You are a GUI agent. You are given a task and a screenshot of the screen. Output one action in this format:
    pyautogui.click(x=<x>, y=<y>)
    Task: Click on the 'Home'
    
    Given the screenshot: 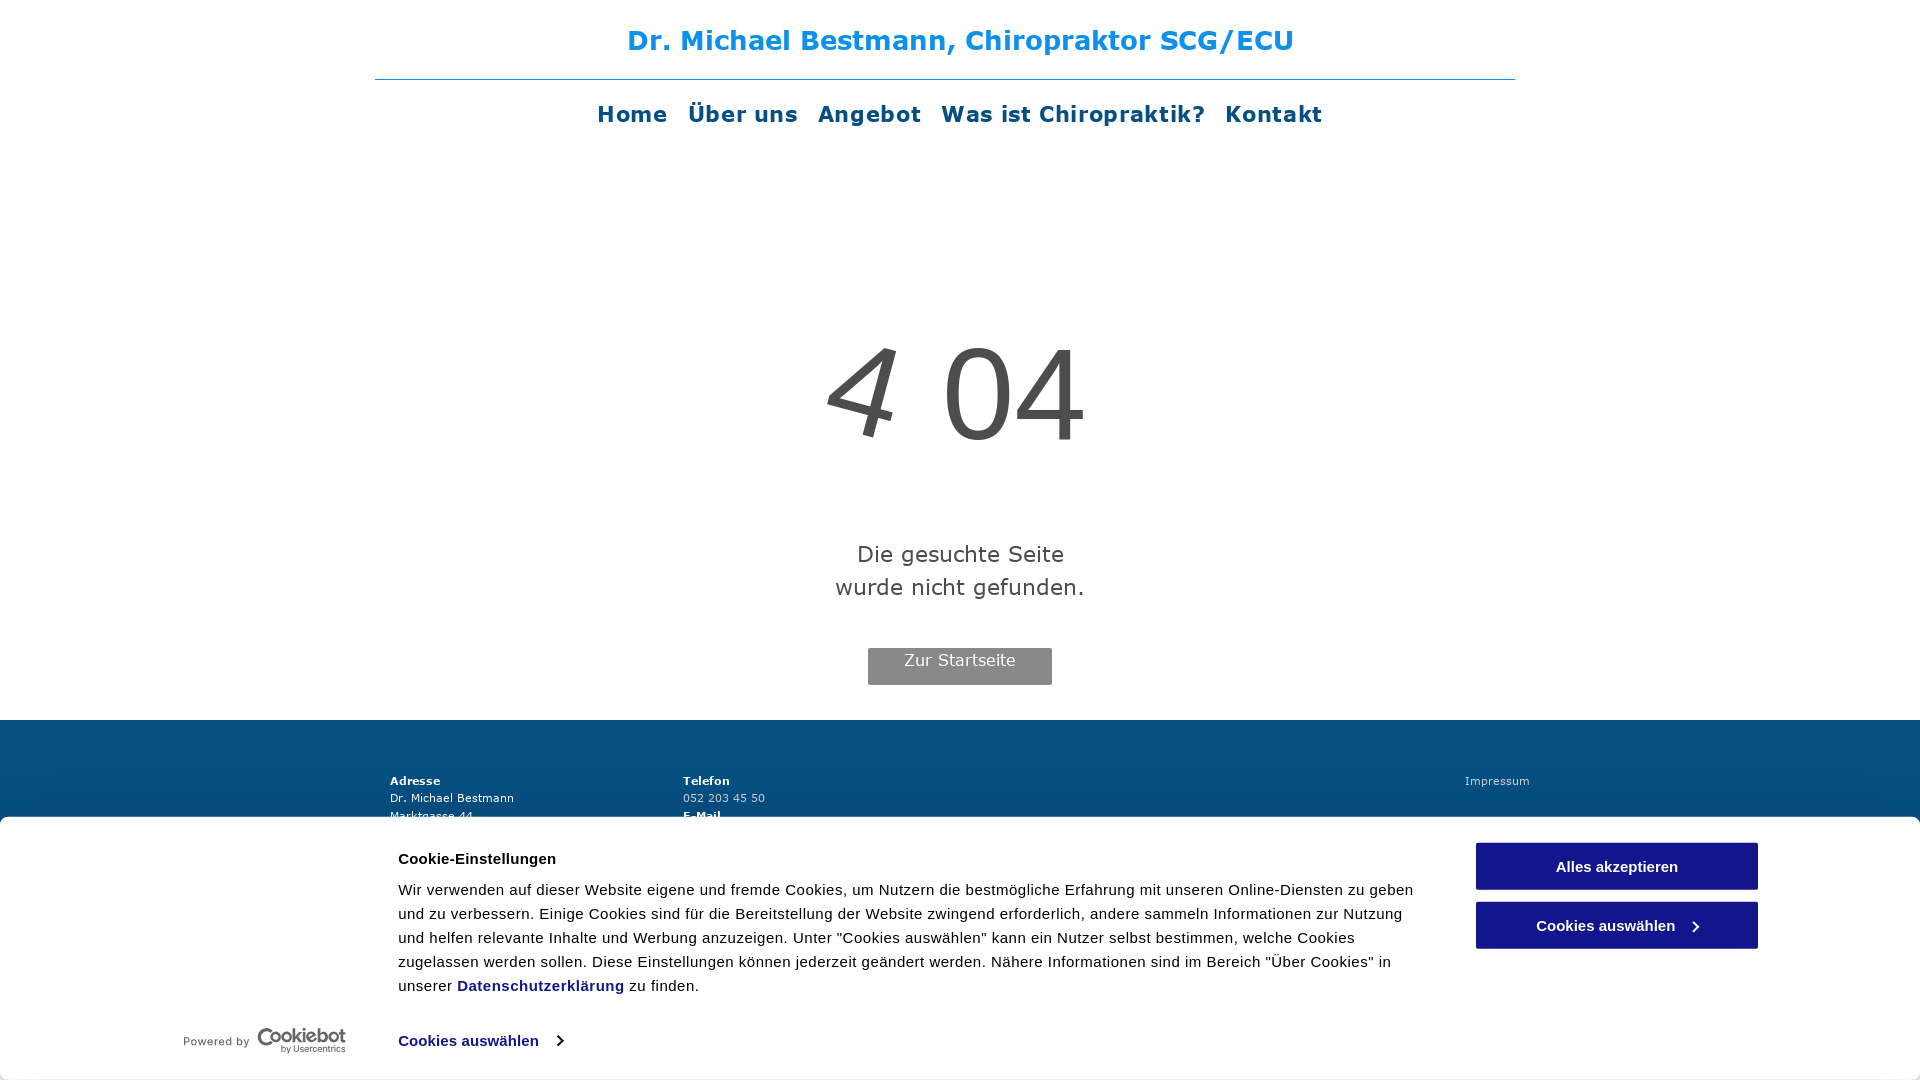 What is the action you would take?
    pyautogui.click(x=631, y=113)
    